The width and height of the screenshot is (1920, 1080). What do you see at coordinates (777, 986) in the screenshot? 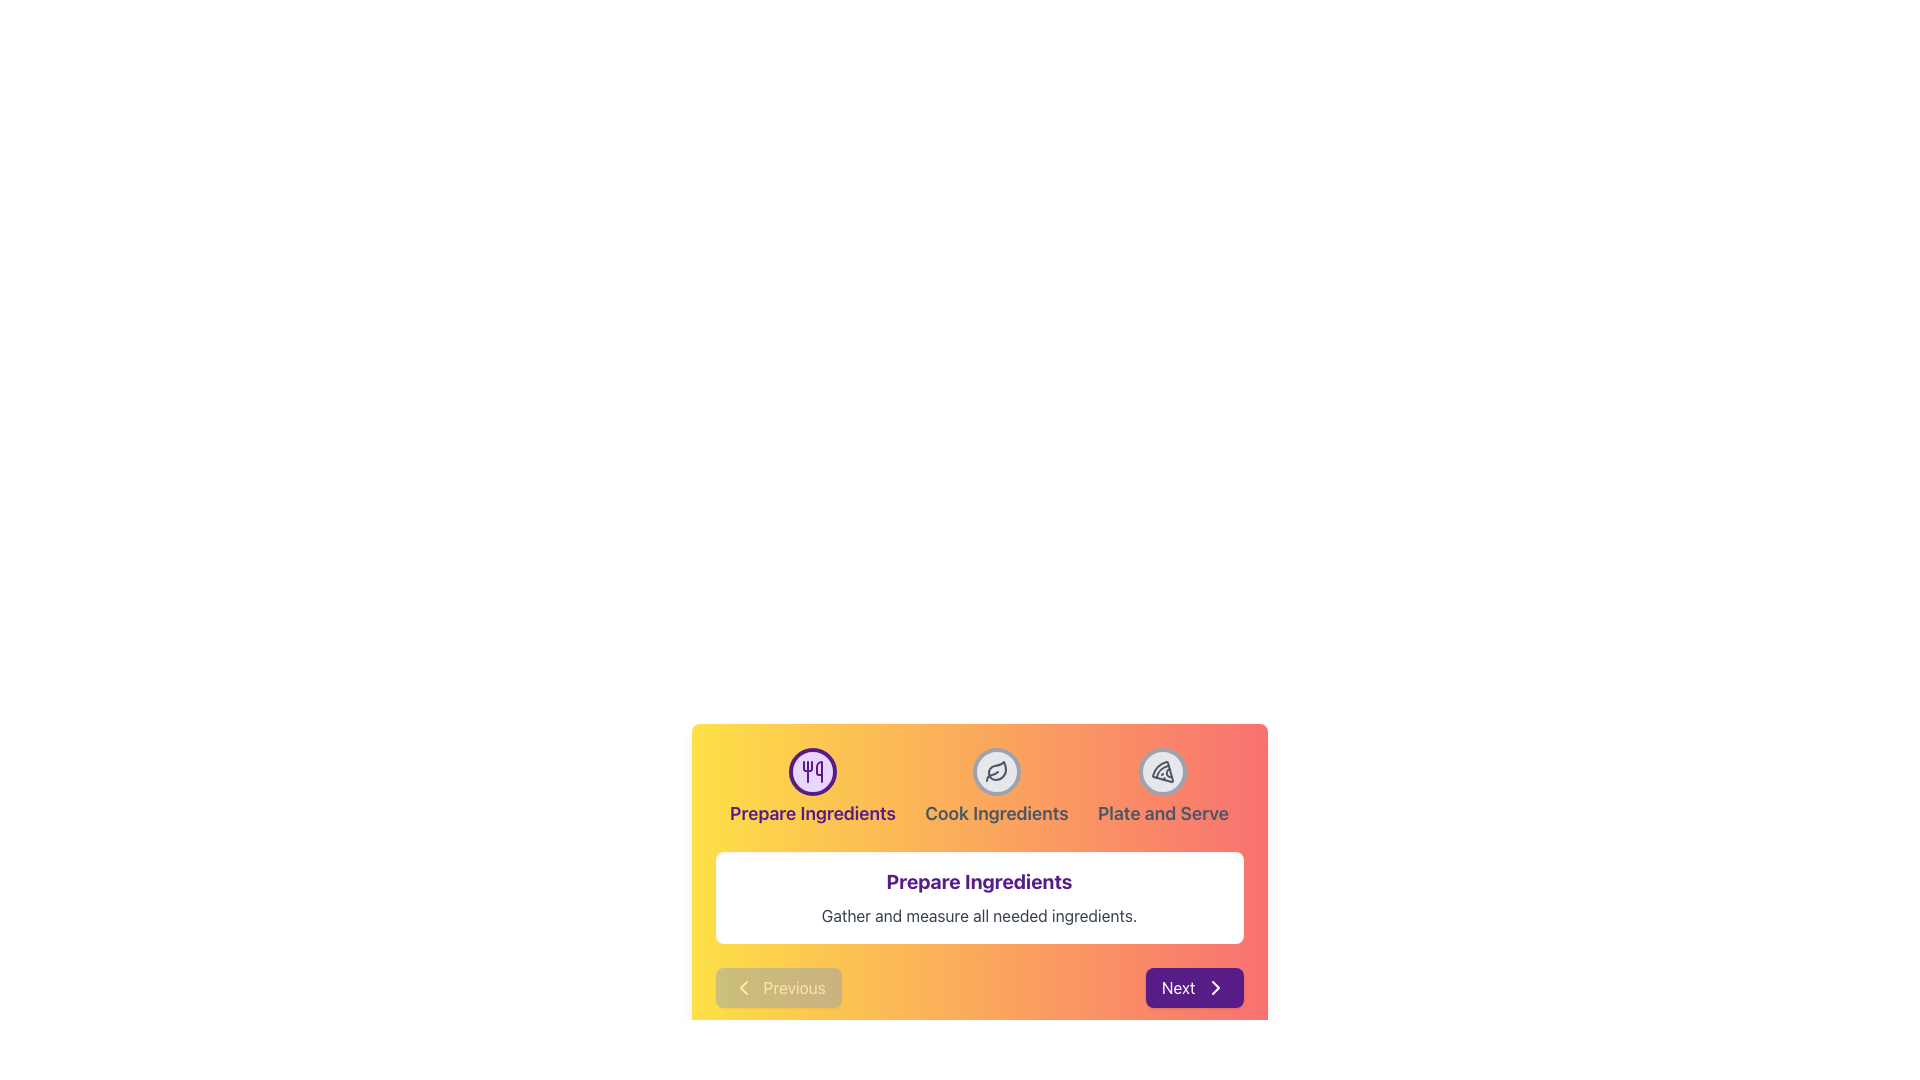
I see `the 'Previous' button located at the bottom-left of the interface` at bounding box center [777, 986].